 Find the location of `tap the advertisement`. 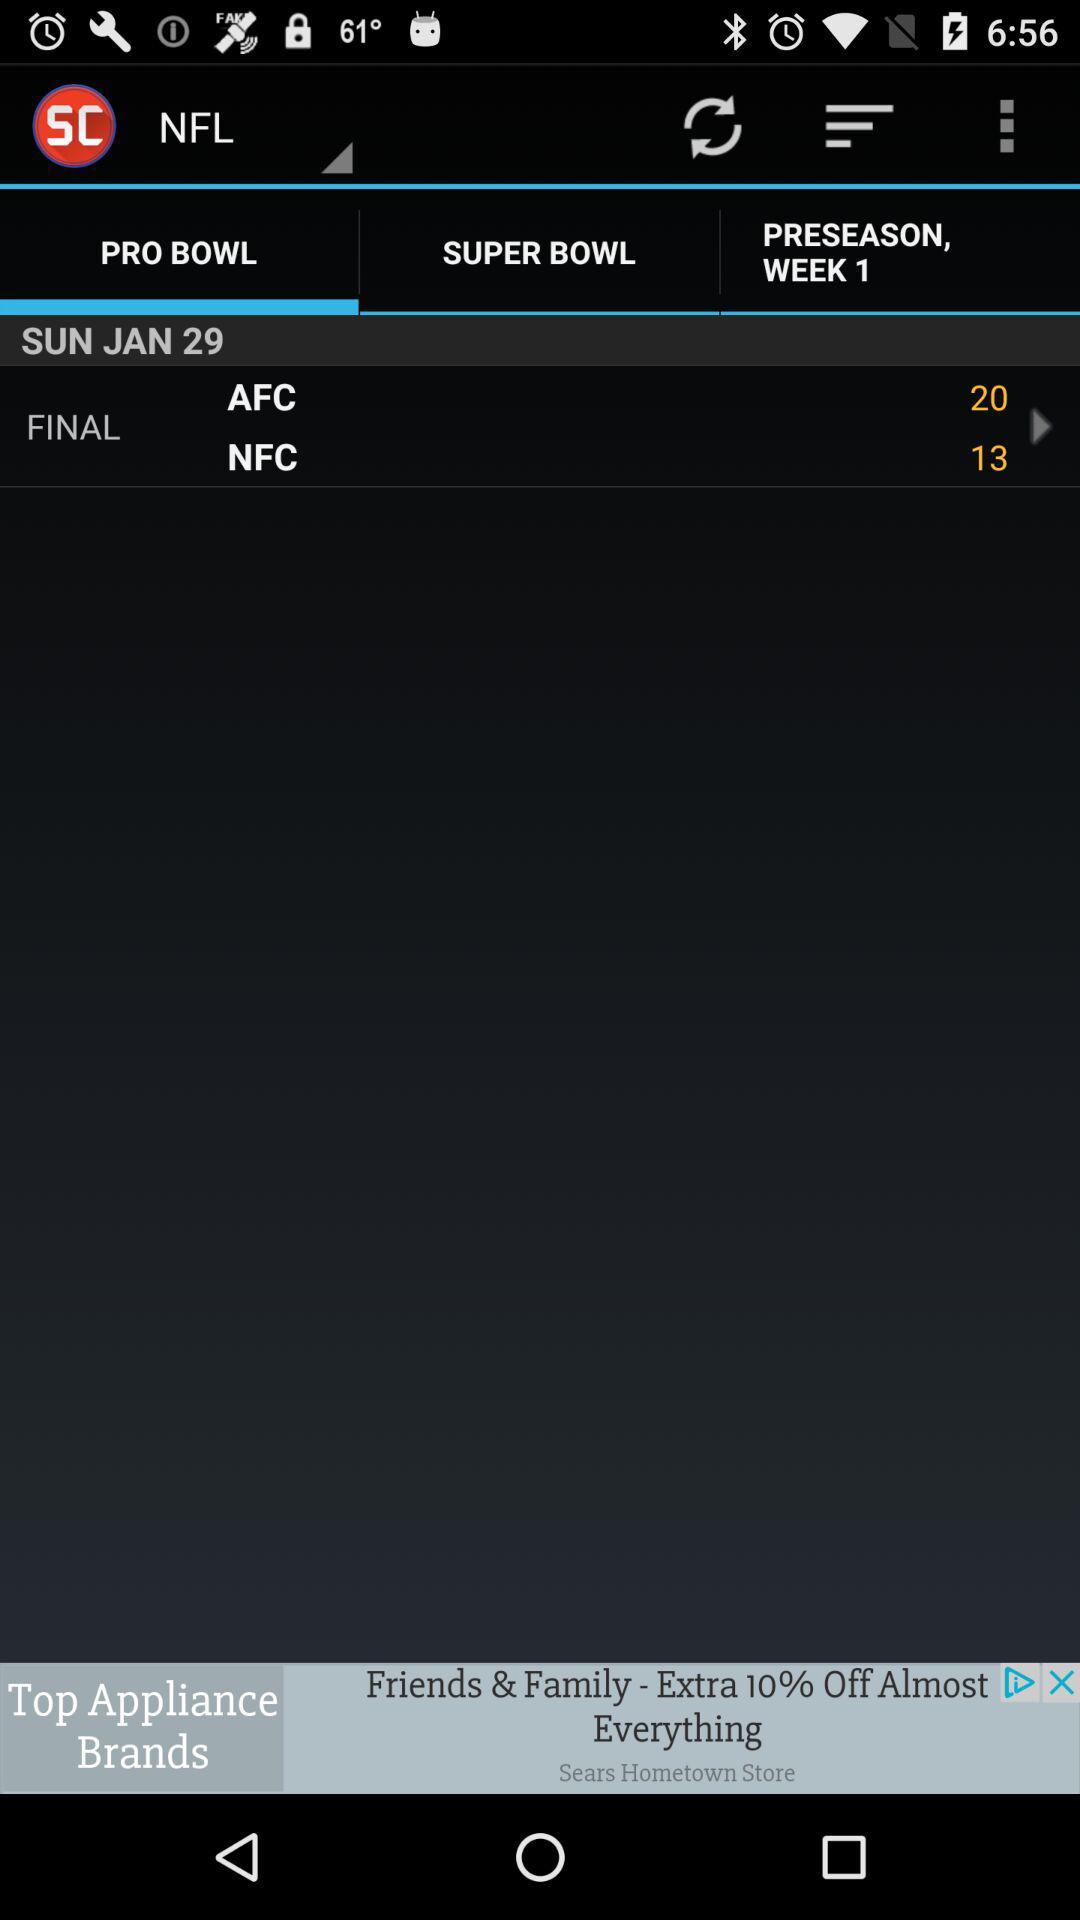

tap the advertisement is located at coordinates (540, 1727).